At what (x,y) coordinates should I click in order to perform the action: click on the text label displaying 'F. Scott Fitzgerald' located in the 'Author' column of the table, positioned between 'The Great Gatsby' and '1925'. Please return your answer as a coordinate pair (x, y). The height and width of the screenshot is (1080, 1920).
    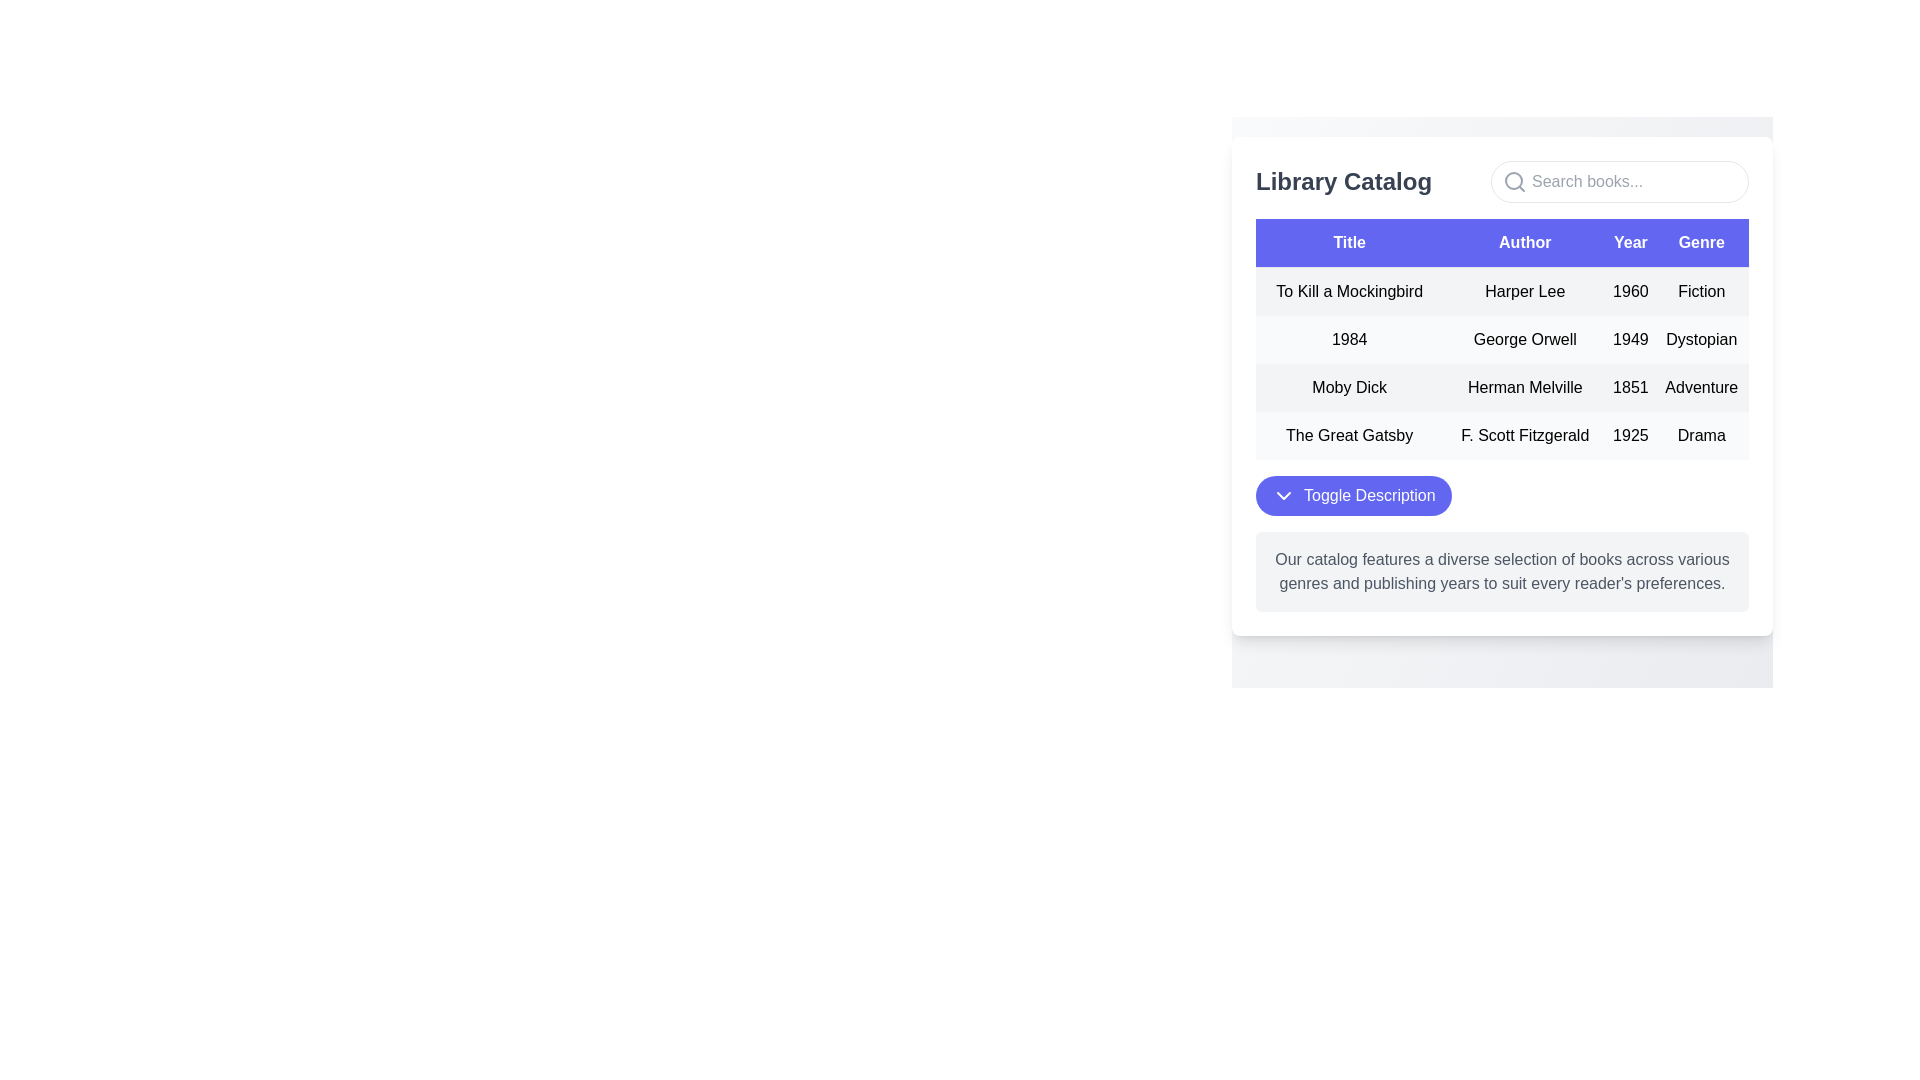
    Looking at the image, I should click on (1524, 434).